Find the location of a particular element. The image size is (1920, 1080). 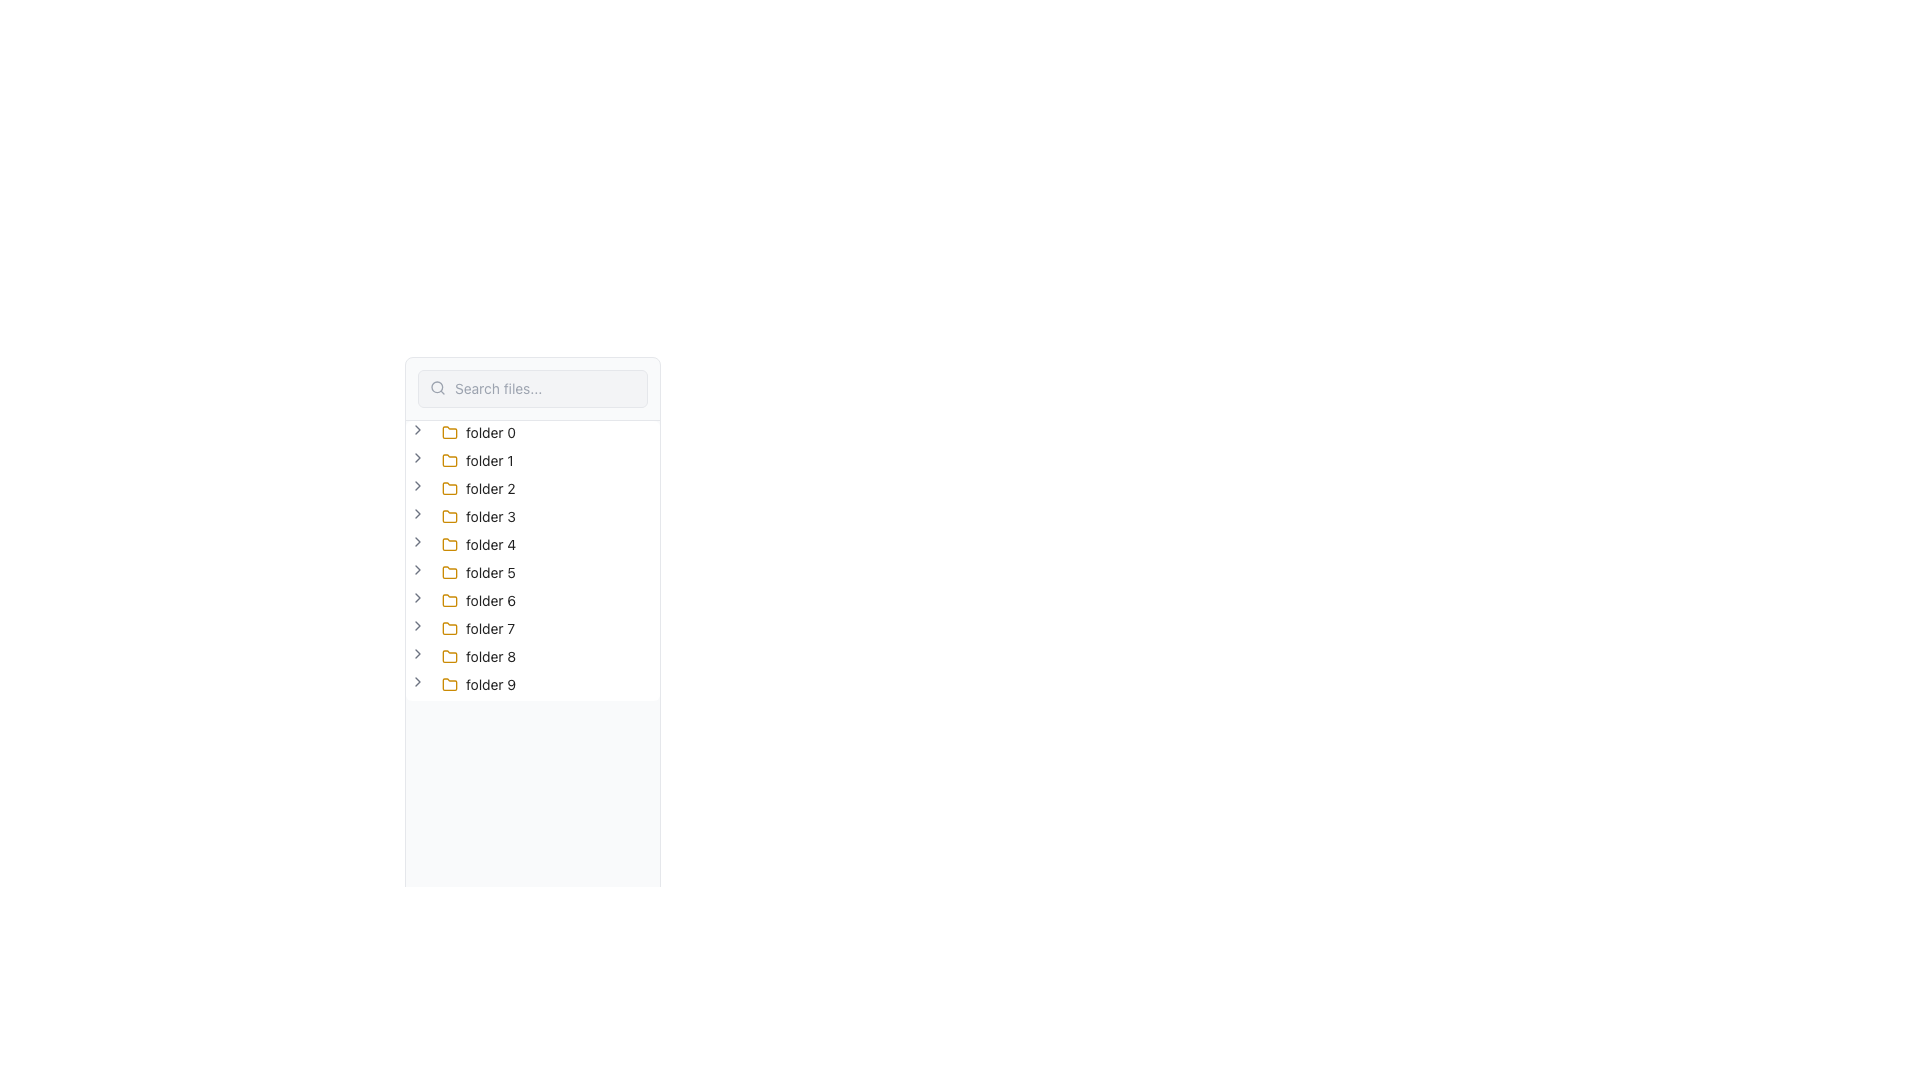

the folder node in the file navigation tree is located at coordinates (463, 627).